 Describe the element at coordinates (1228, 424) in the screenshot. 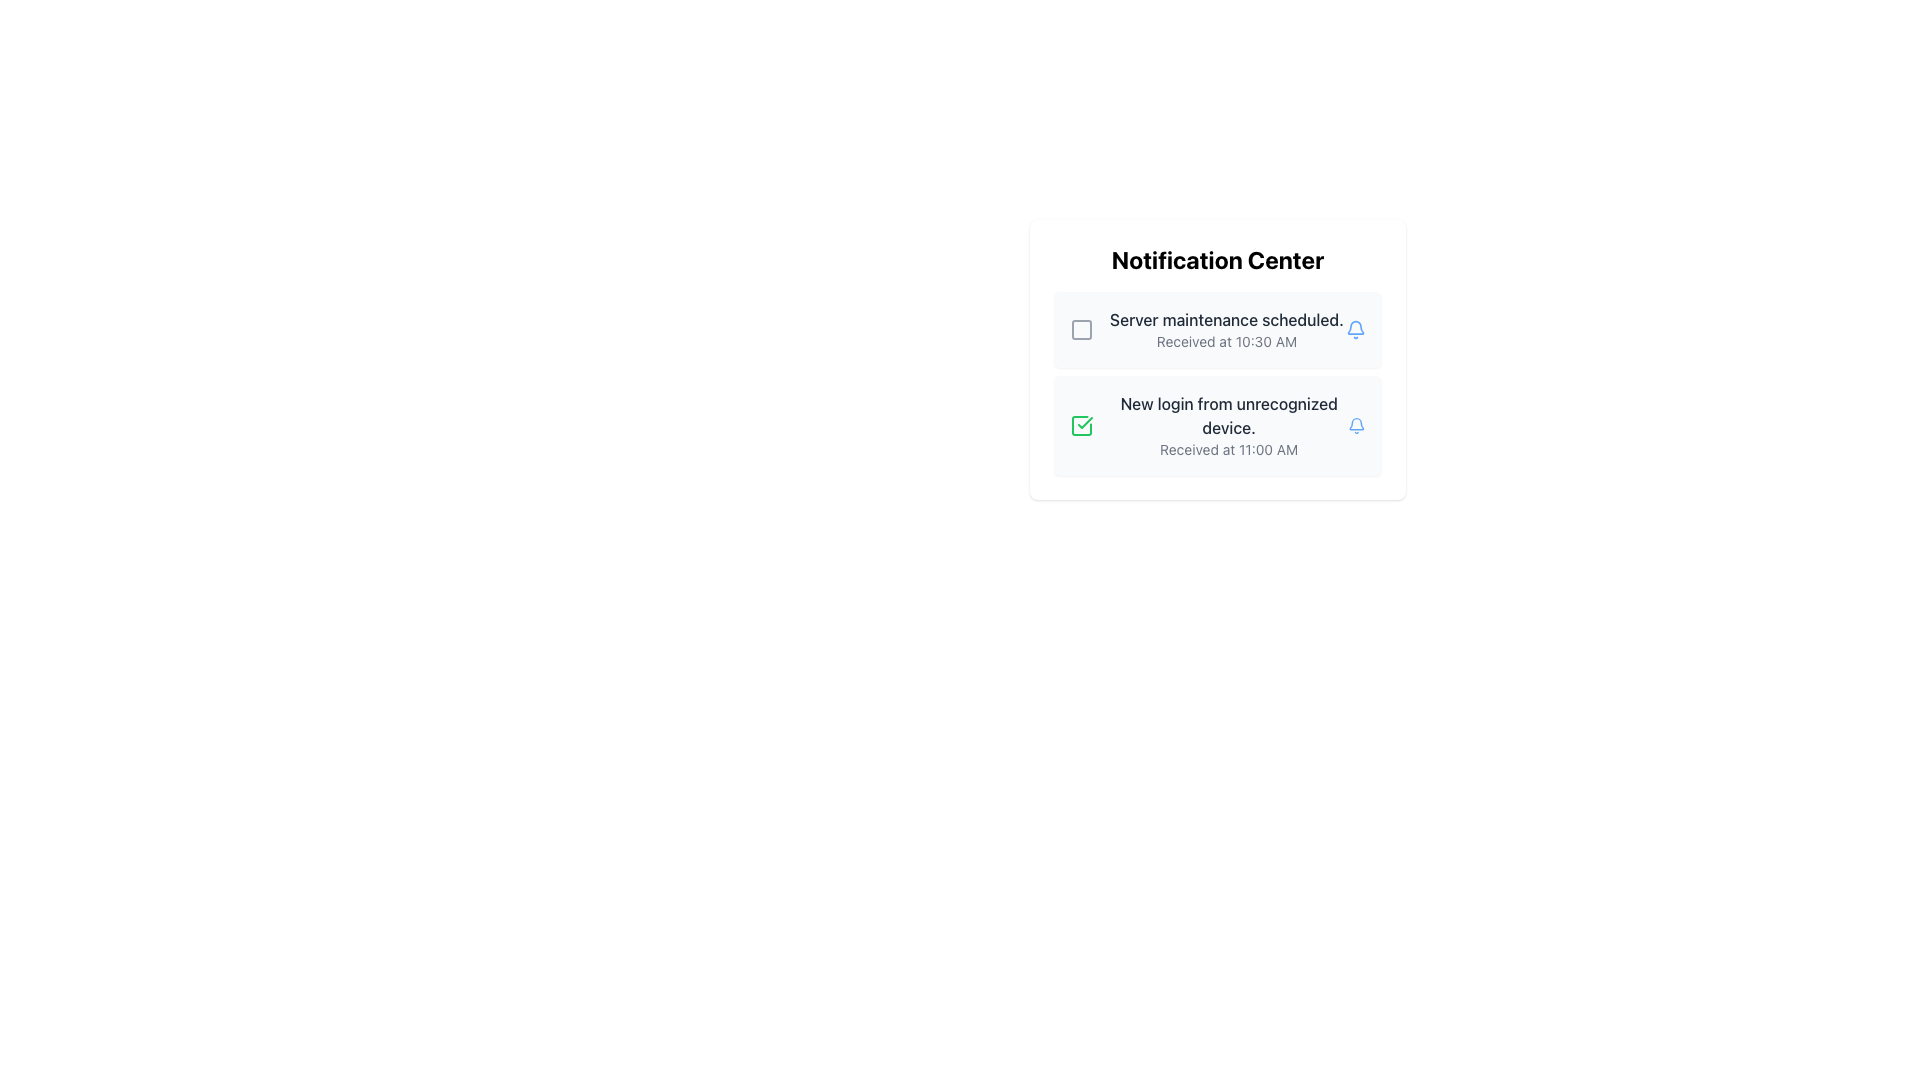

I see `the notification text block displaying 'New login from unrecognized device.' which is the second notification under the 'Notification Center.'` at that location.